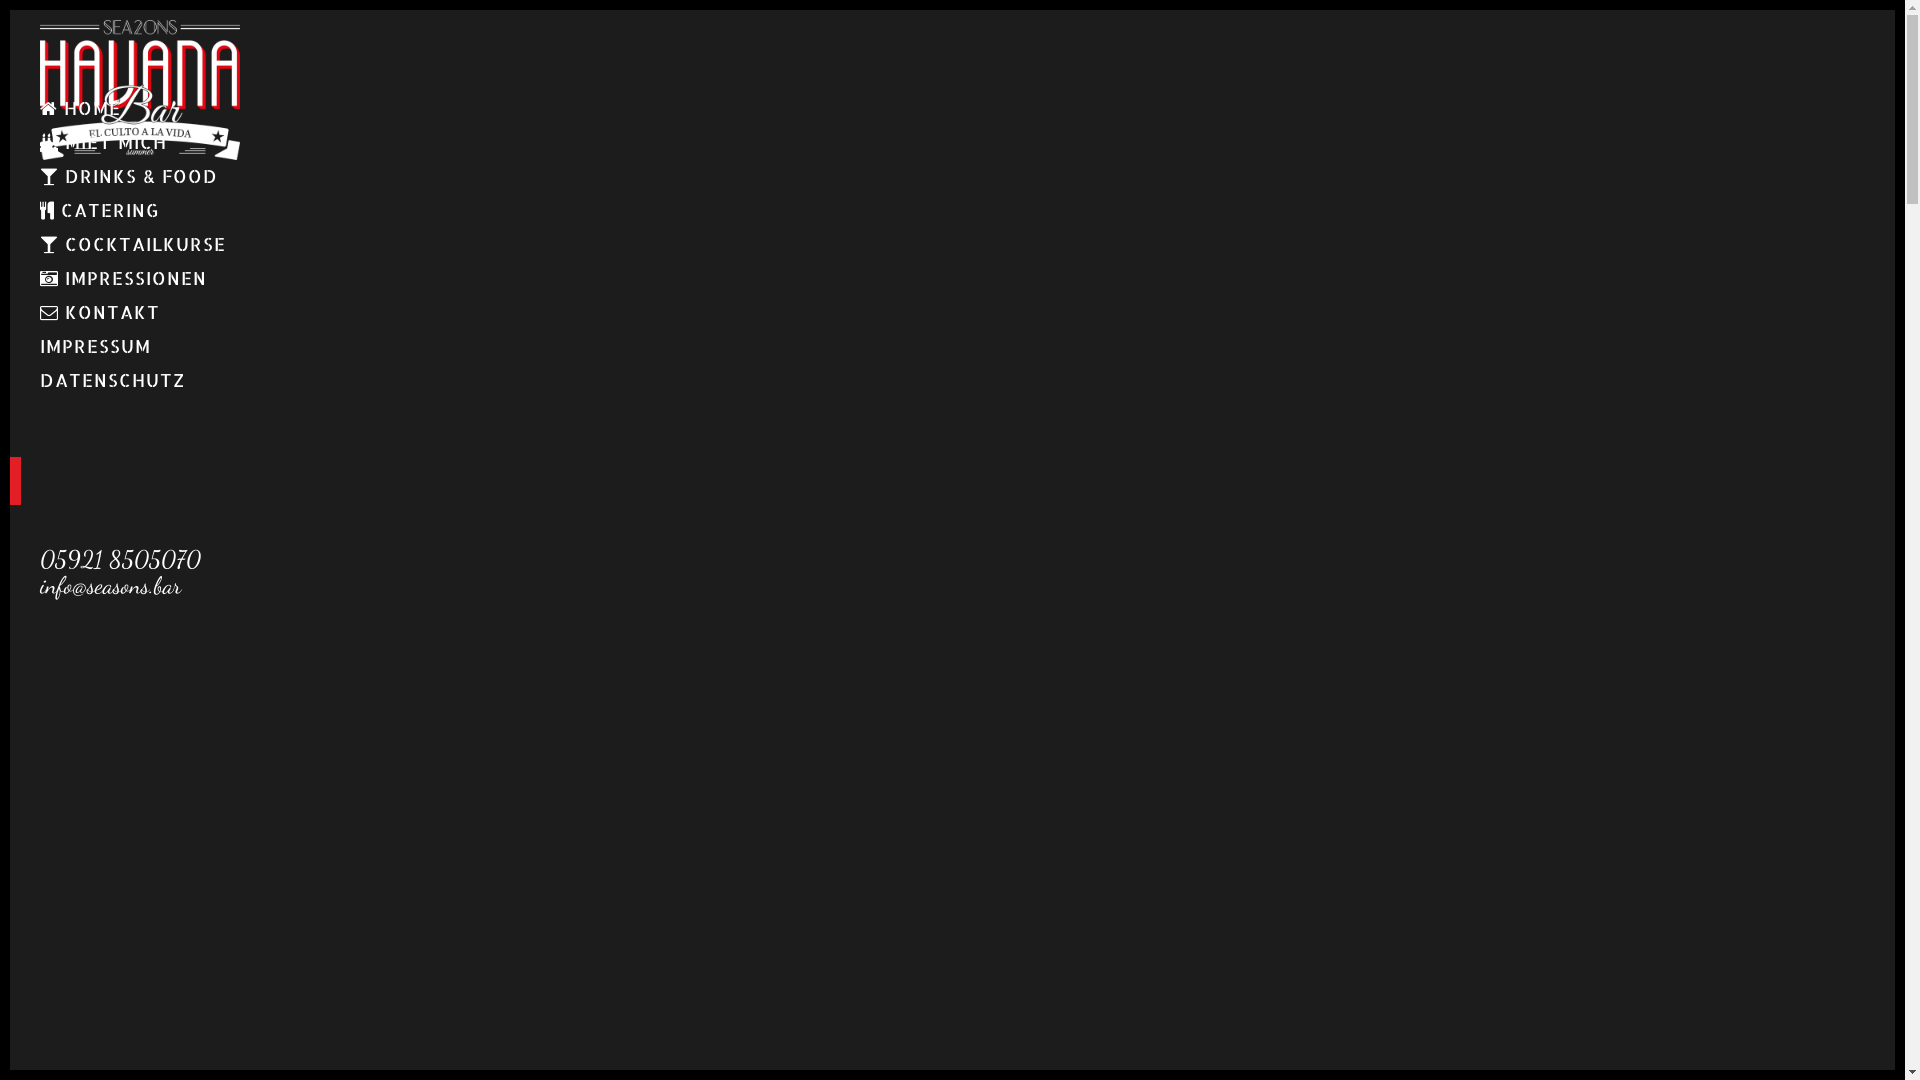  I want to click on 'DATENSCHUTZ', so click(39, 380).